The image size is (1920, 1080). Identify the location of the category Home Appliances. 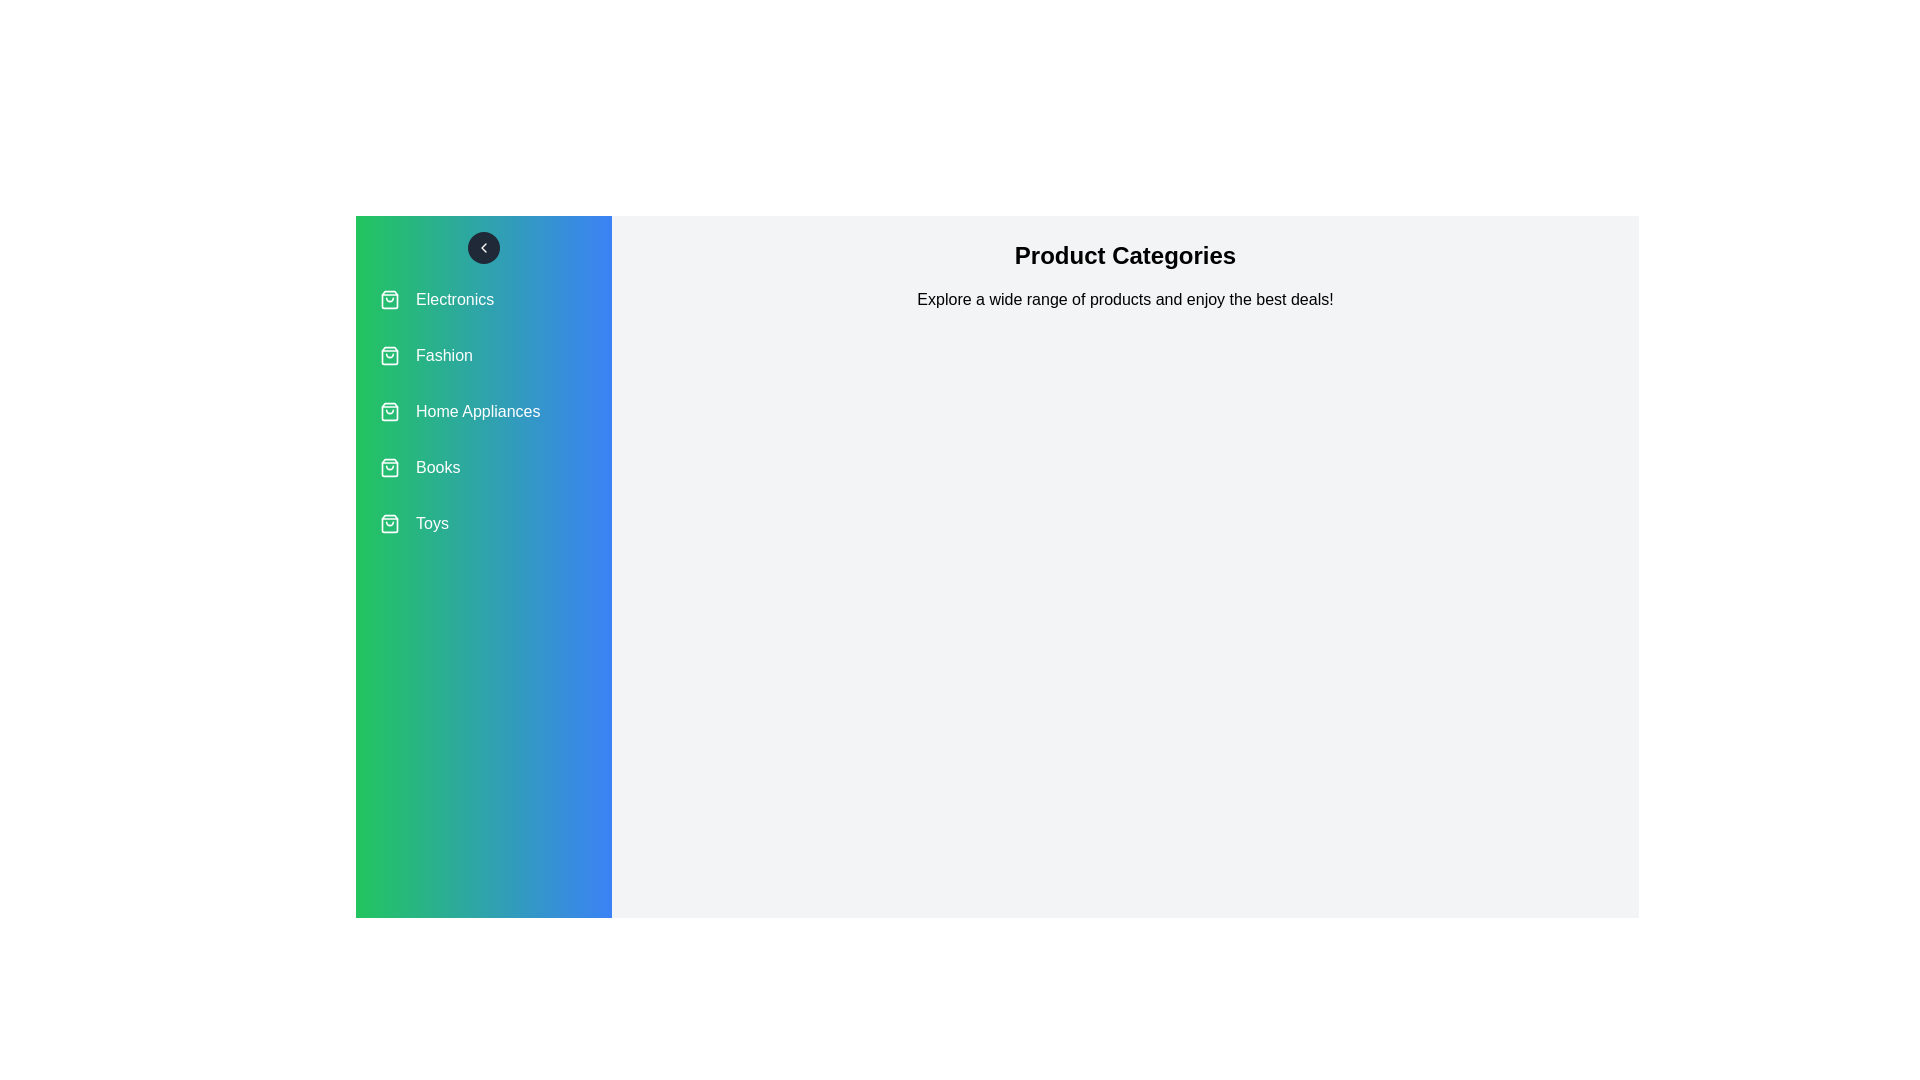
(484, 411).